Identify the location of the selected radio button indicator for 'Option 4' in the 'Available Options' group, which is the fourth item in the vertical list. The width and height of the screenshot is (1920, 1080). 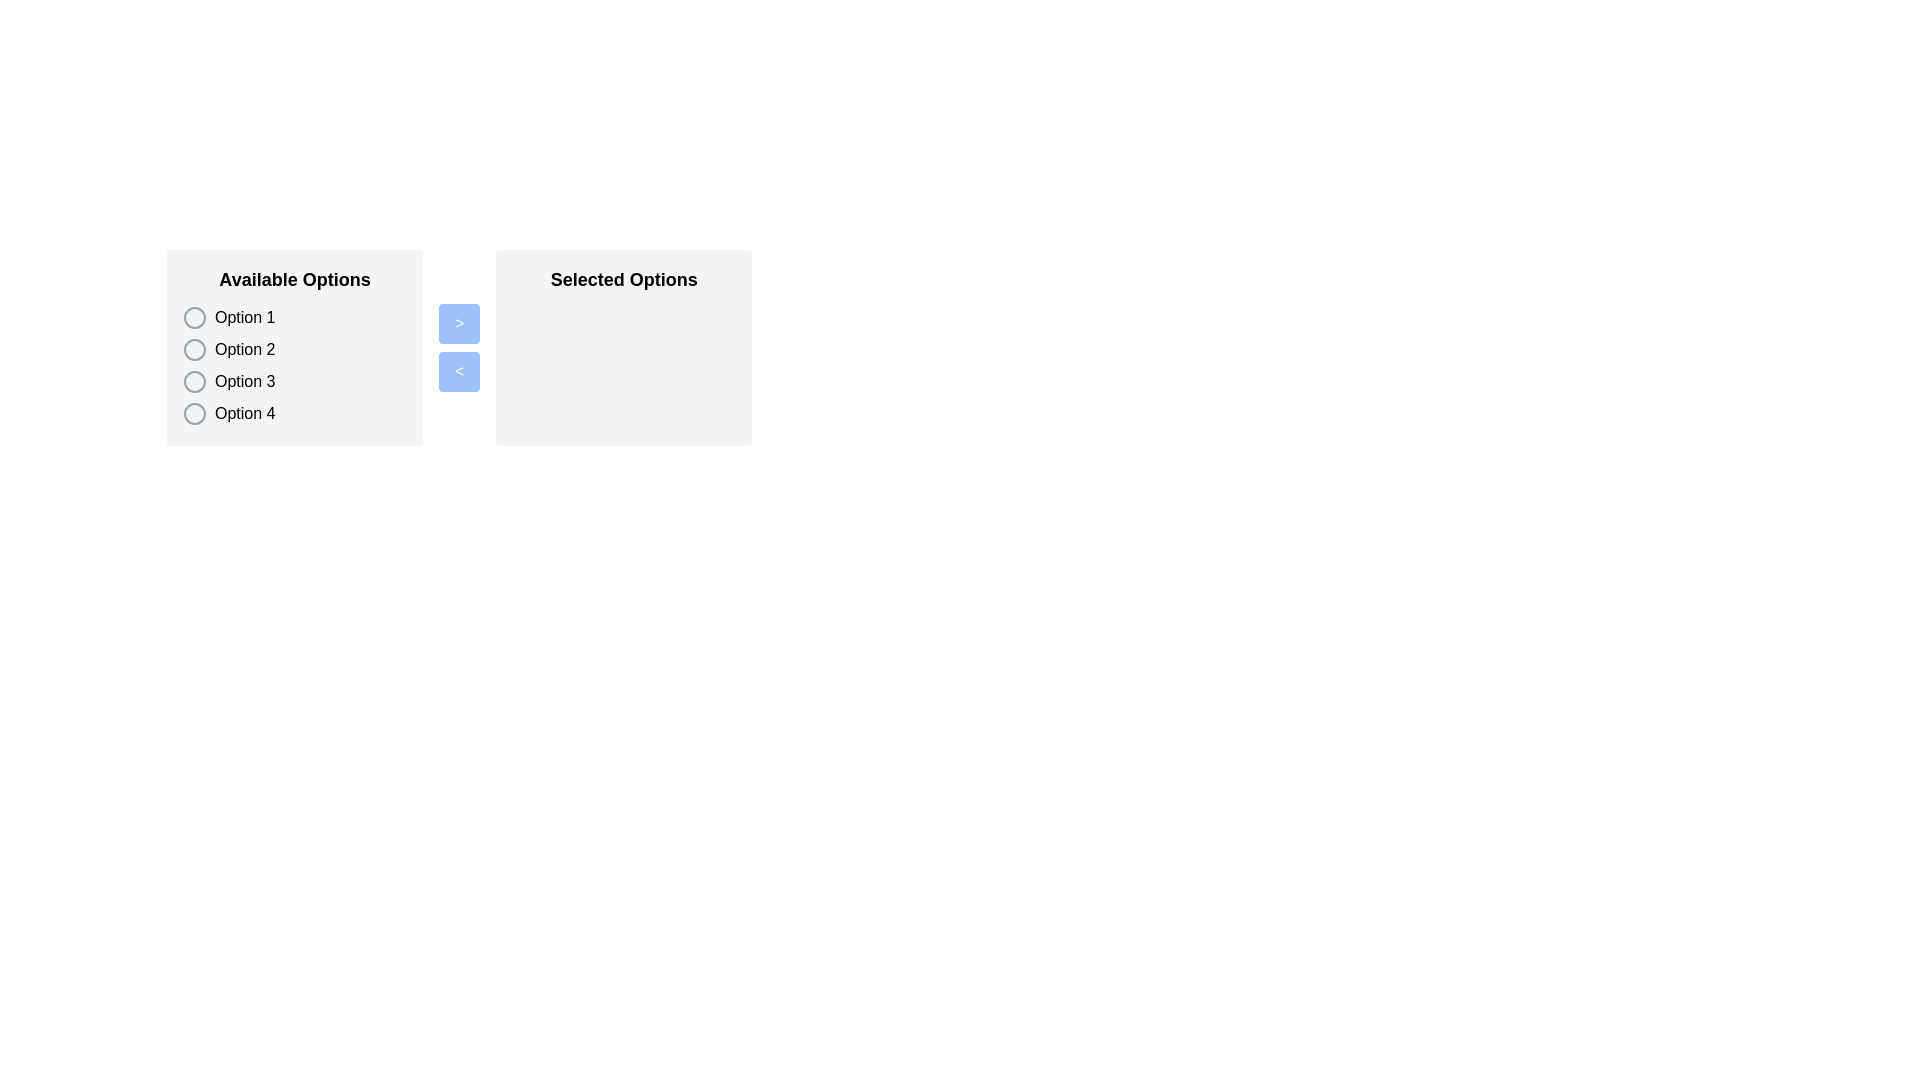
(195, 412).